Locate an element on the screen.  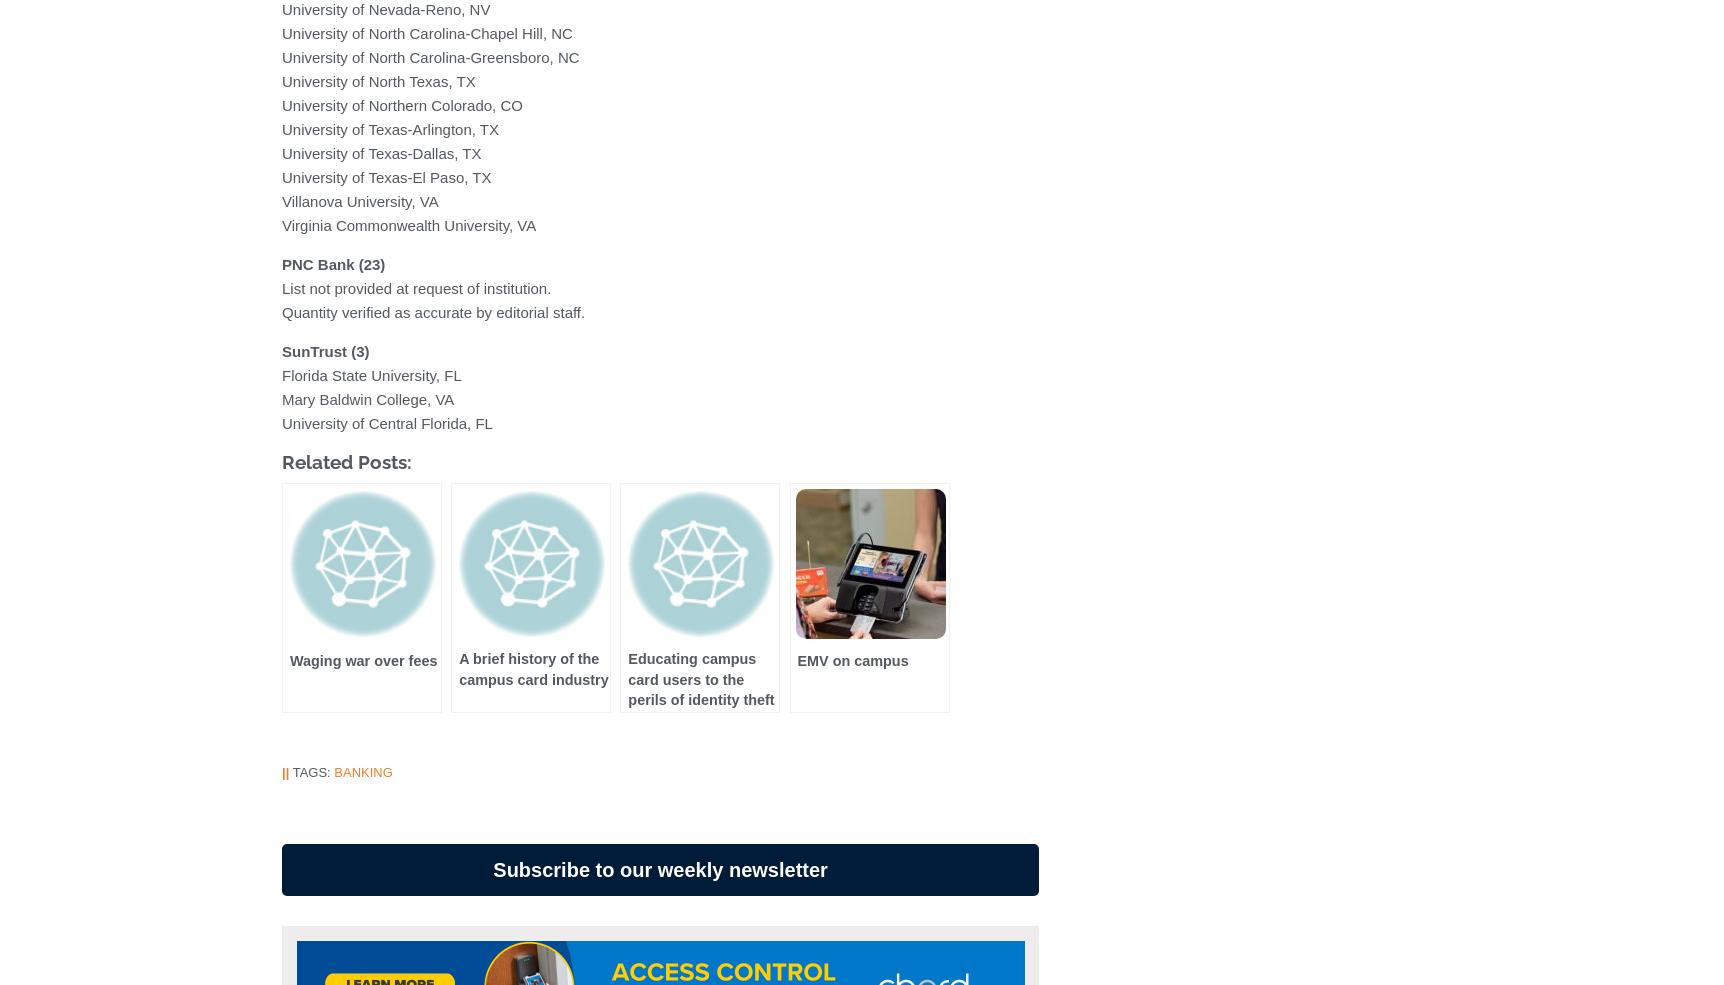
'University of Texas-Arlington, TX' is located at coordinates (281, 128).